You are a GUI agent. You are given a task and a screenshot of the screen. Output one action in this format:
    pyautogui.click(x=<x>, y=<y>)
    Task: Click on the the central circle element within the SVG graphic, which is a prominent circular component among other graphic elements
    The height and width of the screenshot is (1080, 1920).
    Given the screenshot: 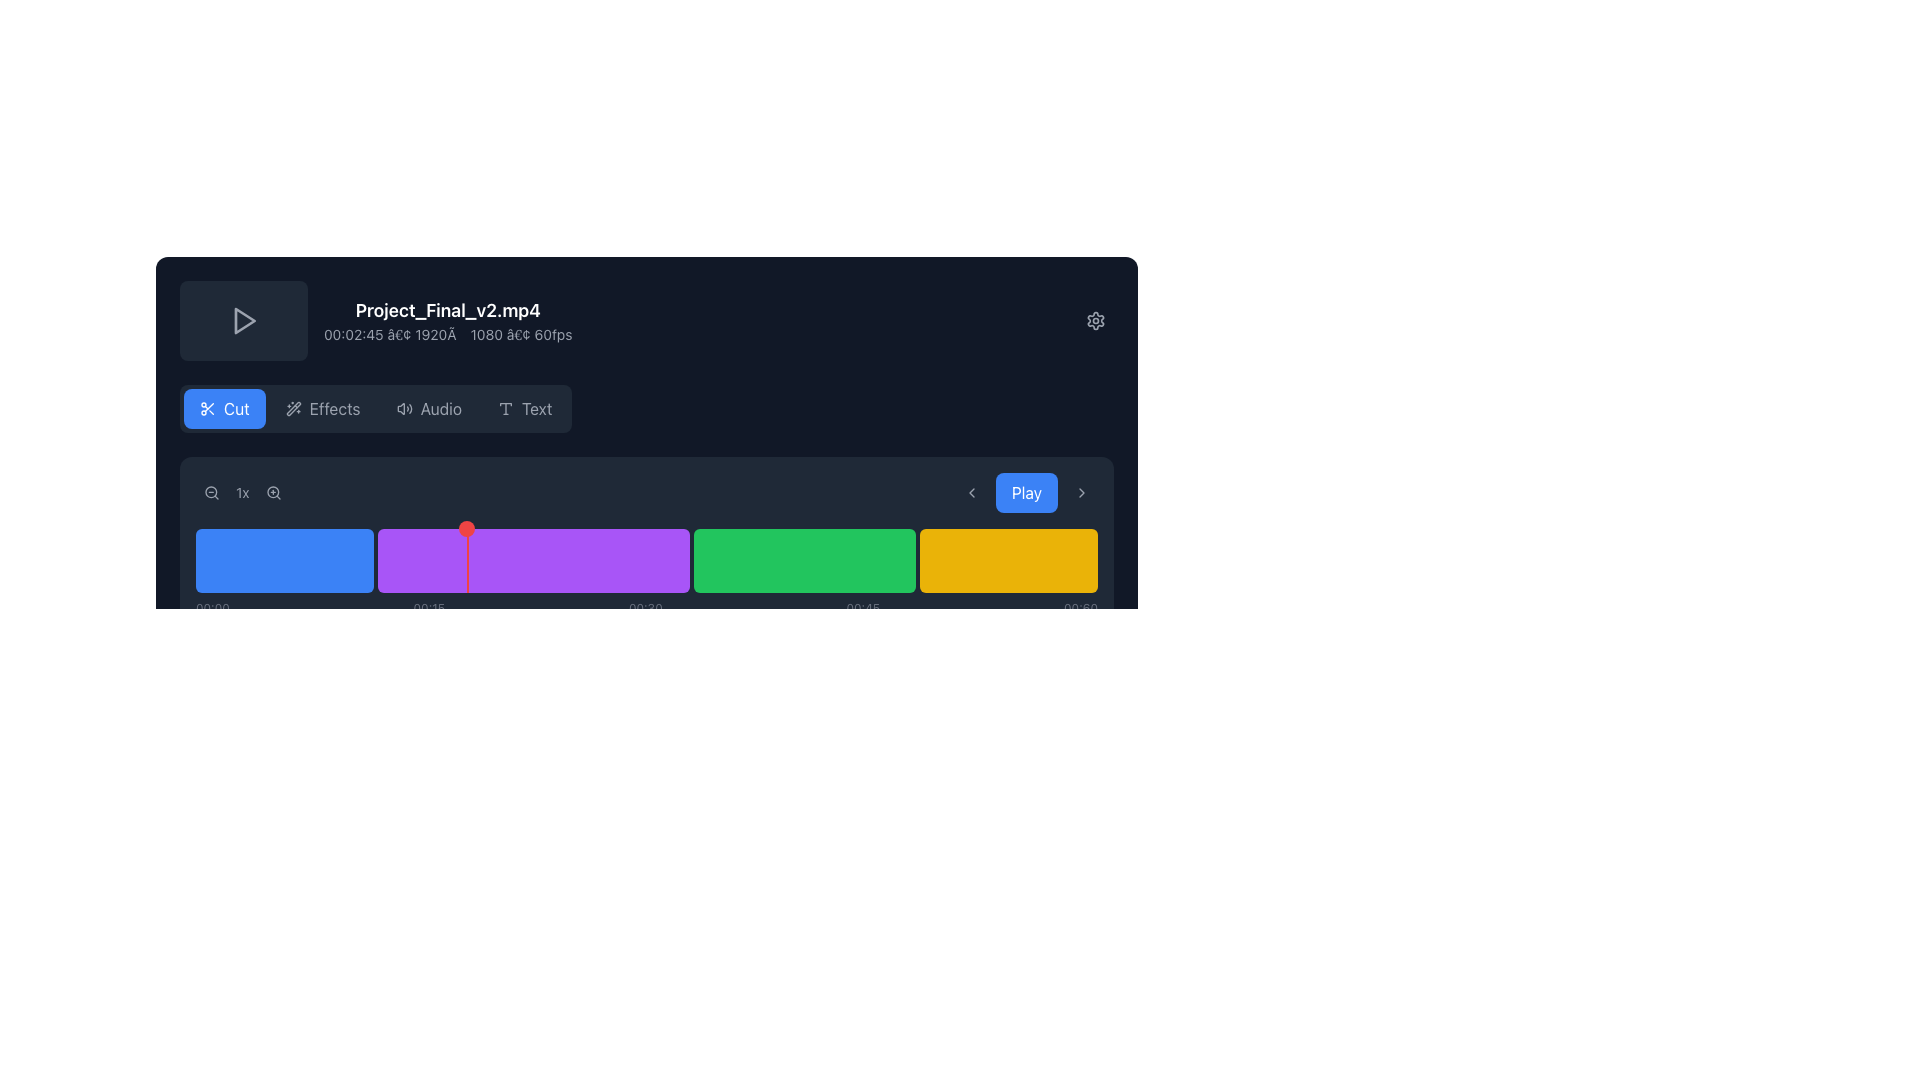 What is the action you would take?
    pyautogui.click(x=271, y=492)
    